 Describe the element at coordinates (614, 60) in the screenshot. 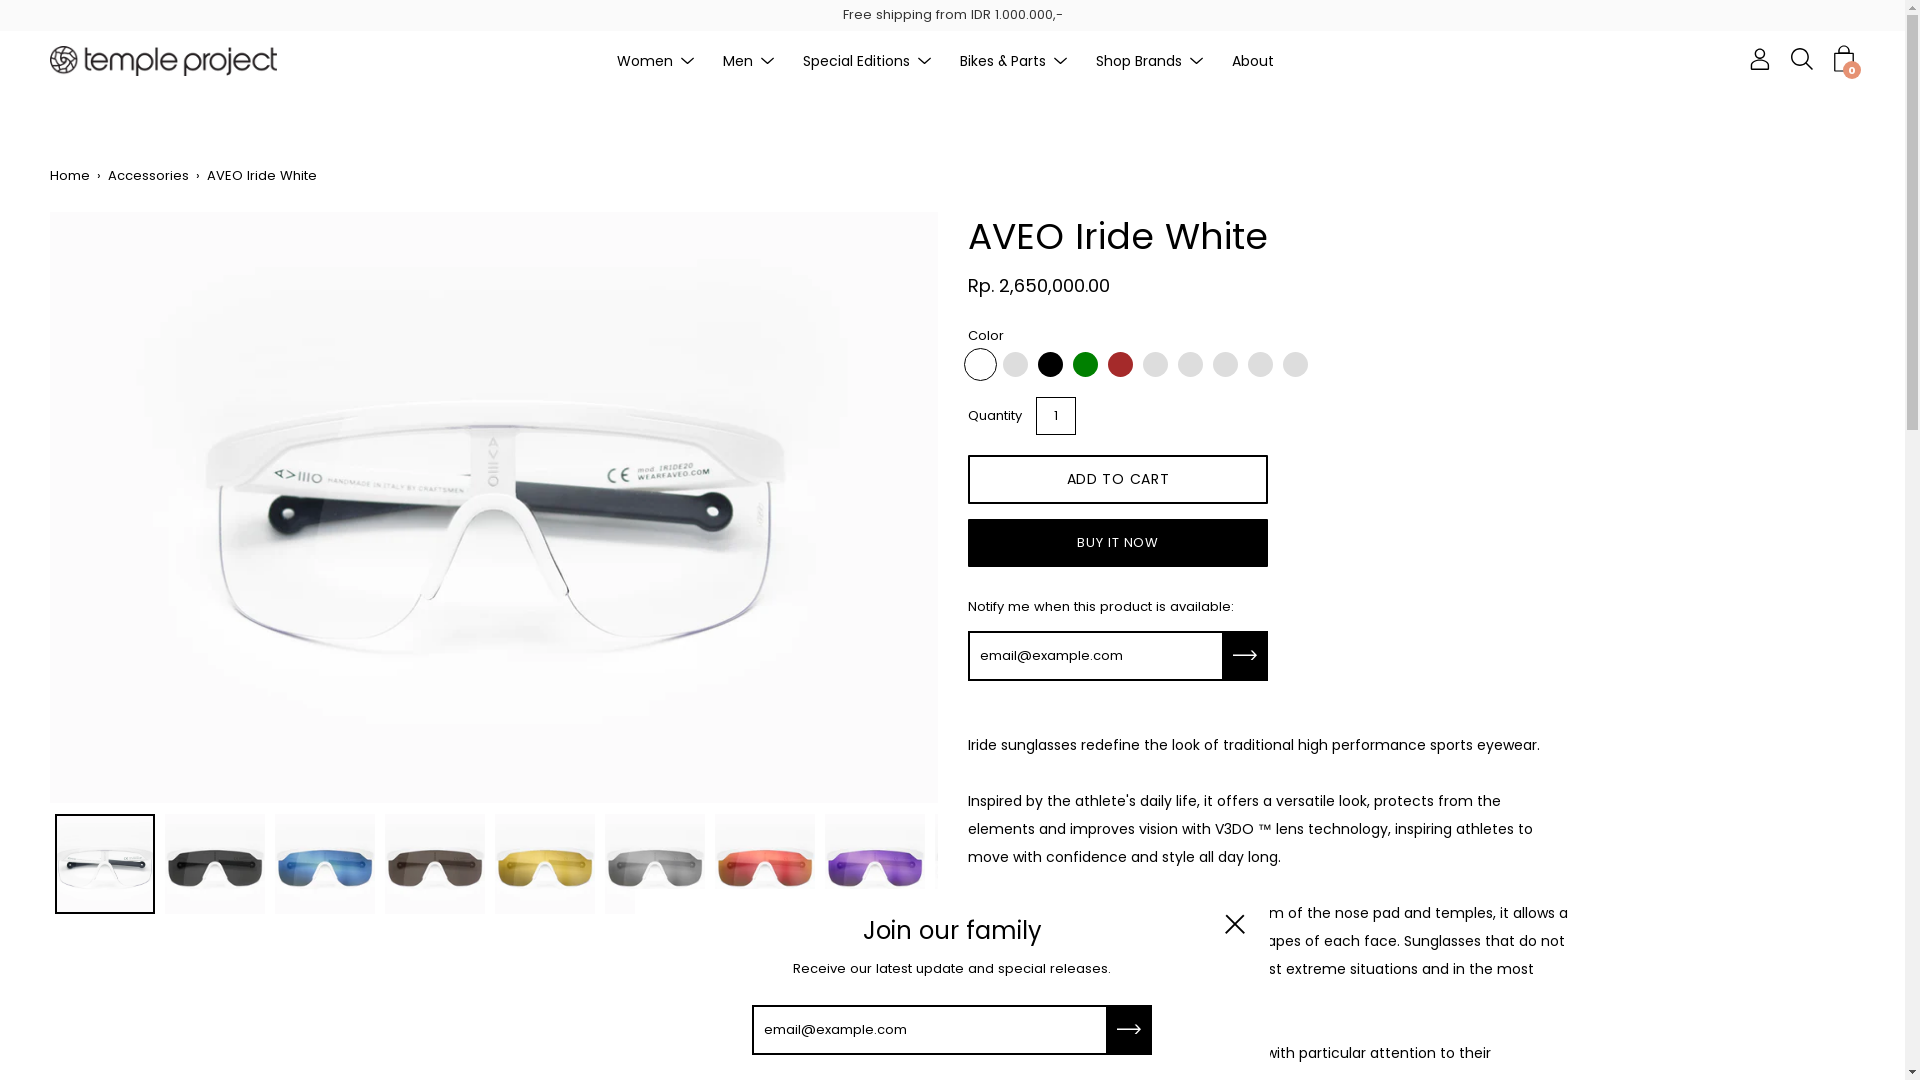

I see `'Women'` at that location.